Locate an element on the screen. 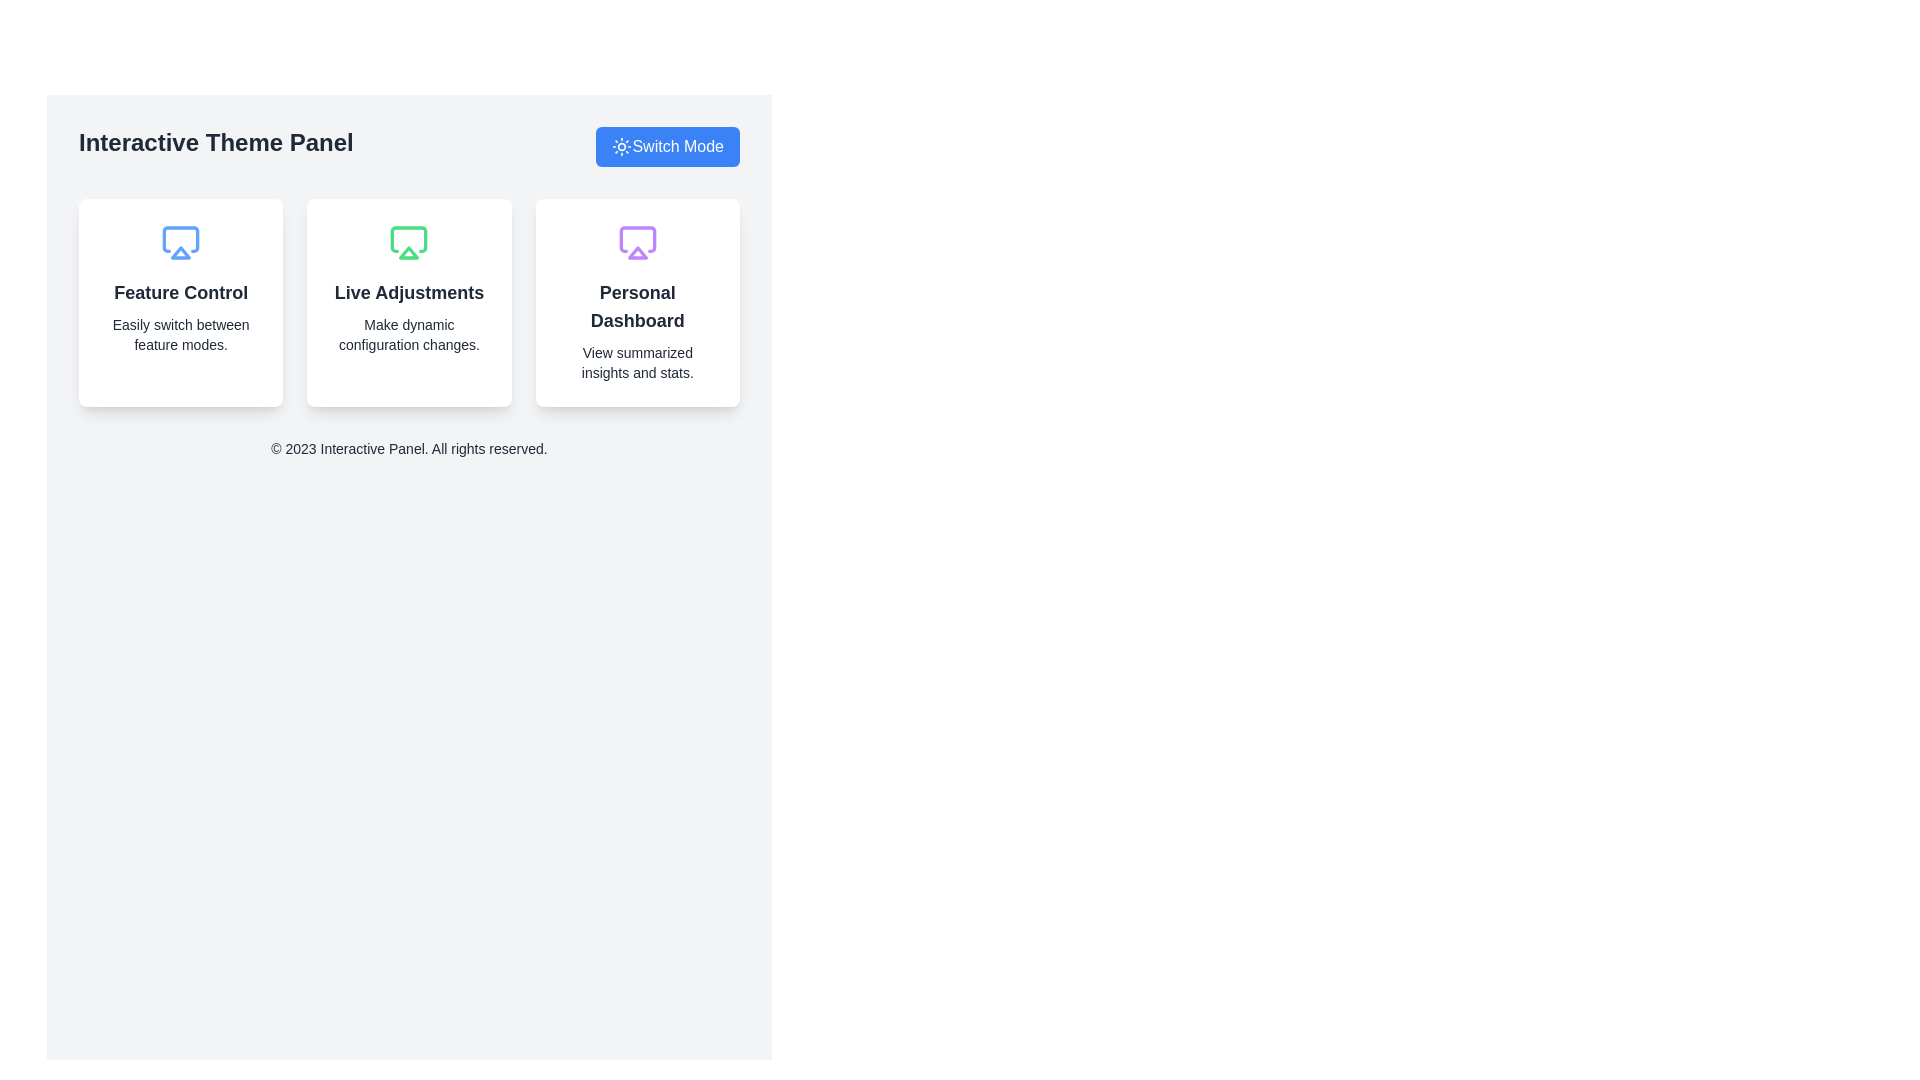  the upper boundary of the blue-themed monitor icon located in the first card under the title 'Feature Control' is located at coordinates (181, 238).